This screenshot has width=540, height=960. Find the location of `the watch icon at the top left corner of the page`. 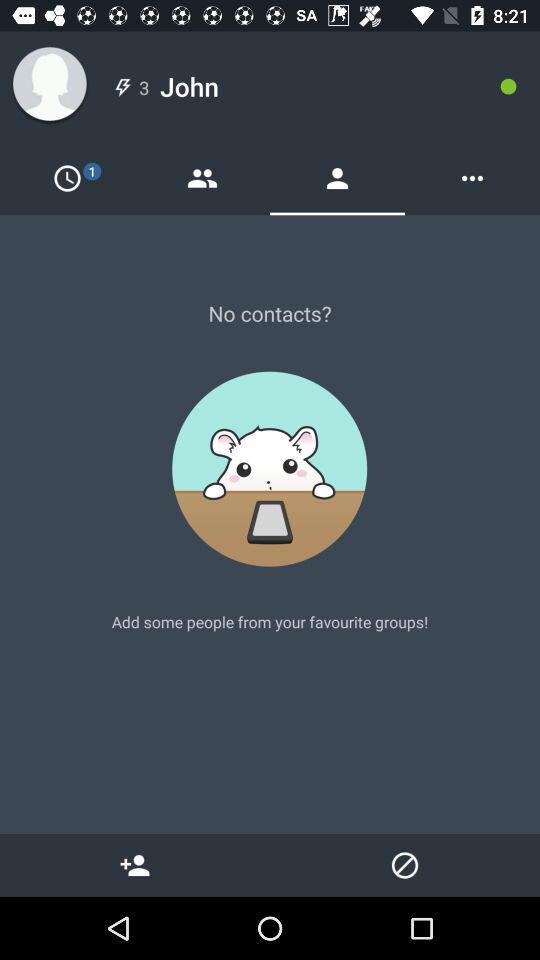

the watch icon at the top left corner of the page is located at coordinates (67, 177).